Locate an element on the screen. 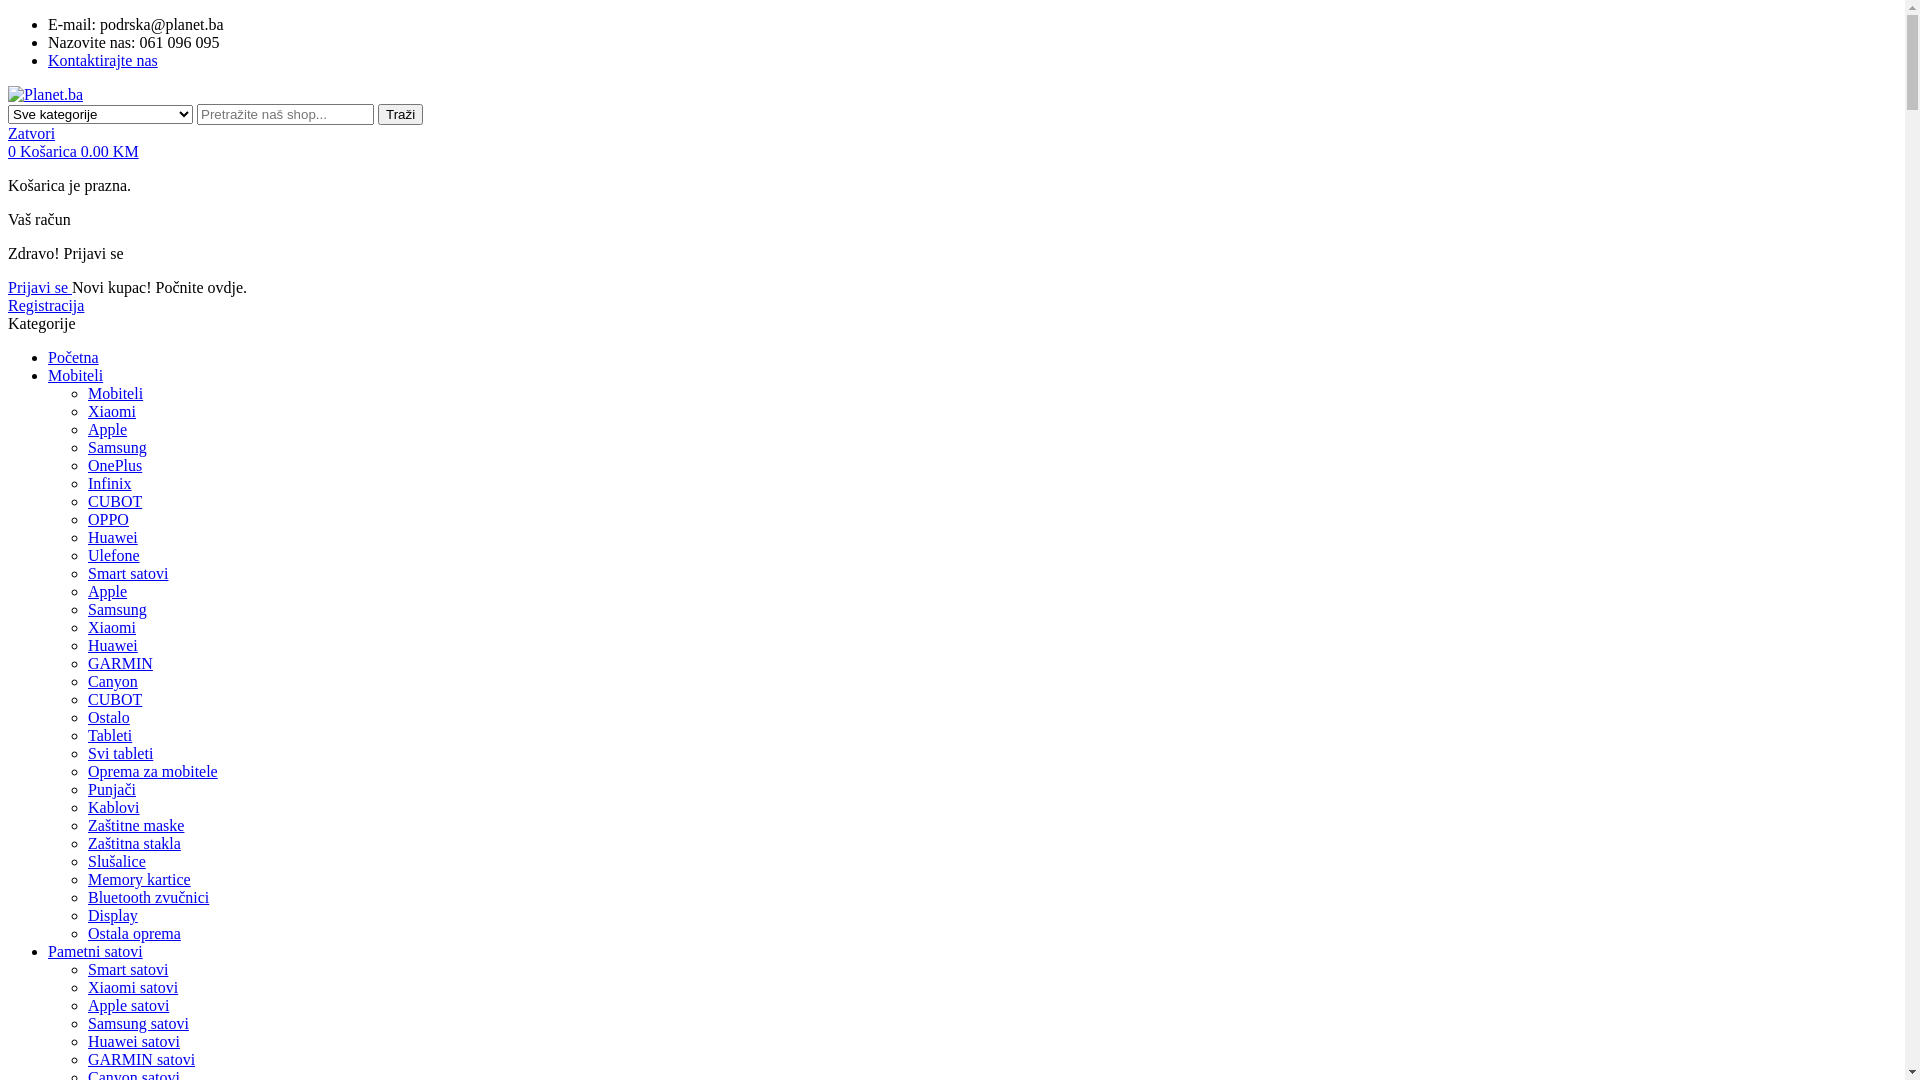  'Ulefone' is located at coordinates (113, 555).